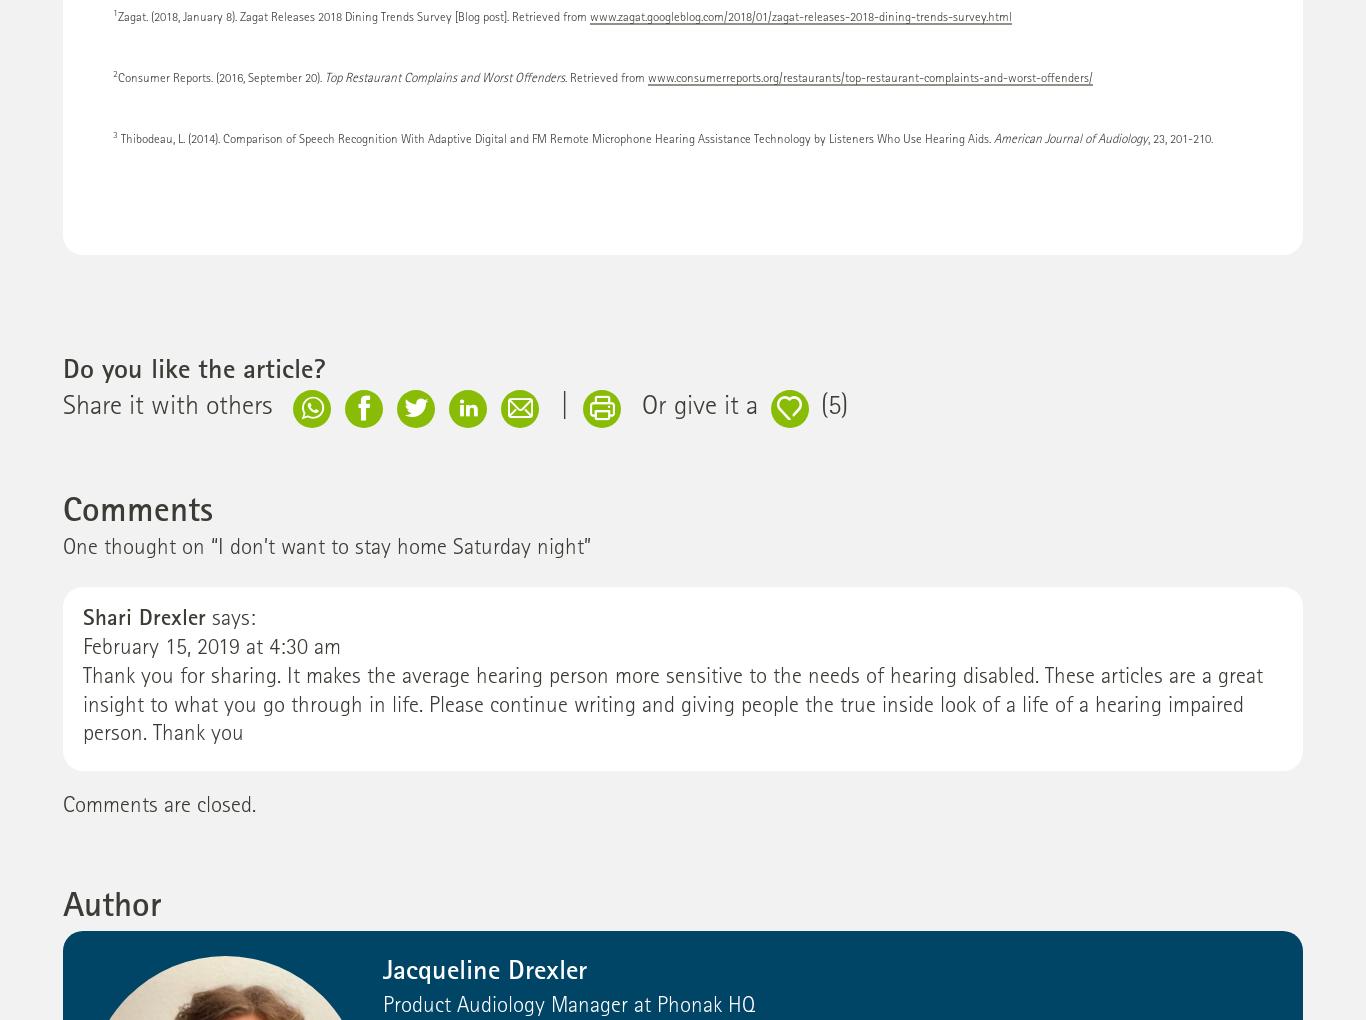  I want to click on 'Thibodeau, L. (2014). Comparison of Speech Recognition With Adaptive Digital and FM Remote Microphone Hearing Assistance Technology by Listeners Who Use Hearing Aids.', so click(555, 140).